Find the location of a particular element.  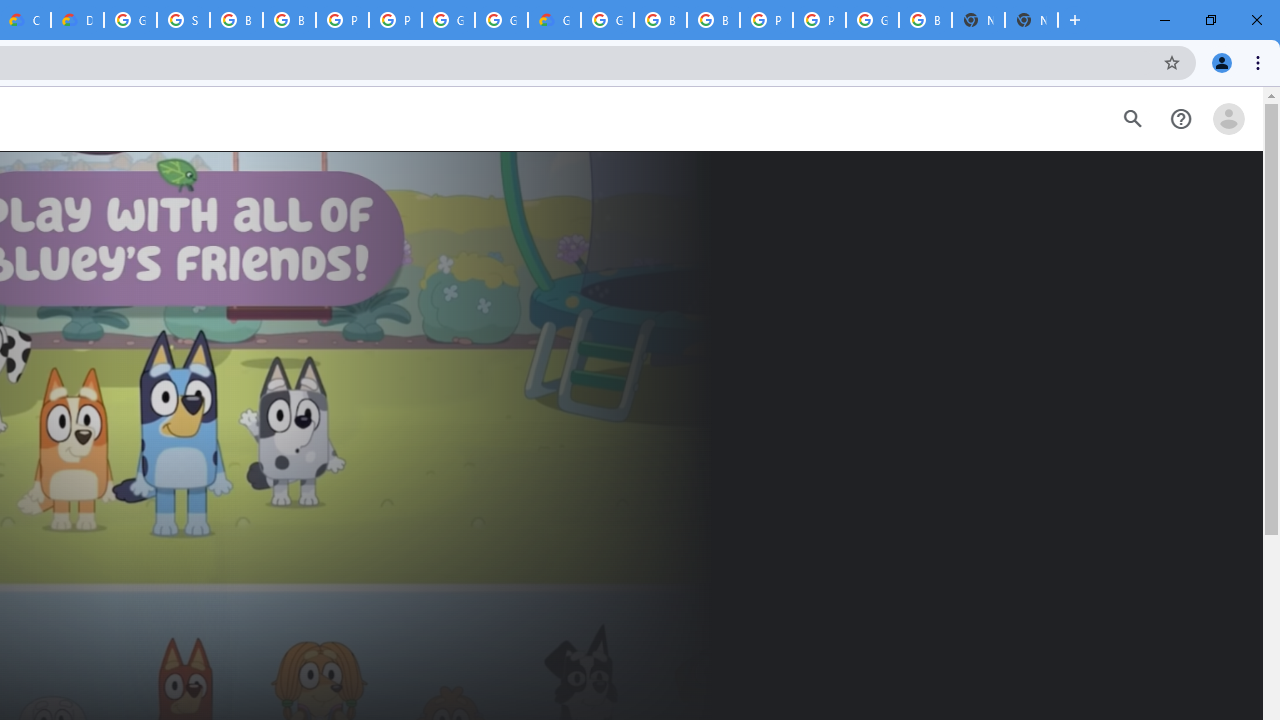

'Browse Chrome as a guest - Computer - Google Chrome Help' is located at coordinates (236, 20).